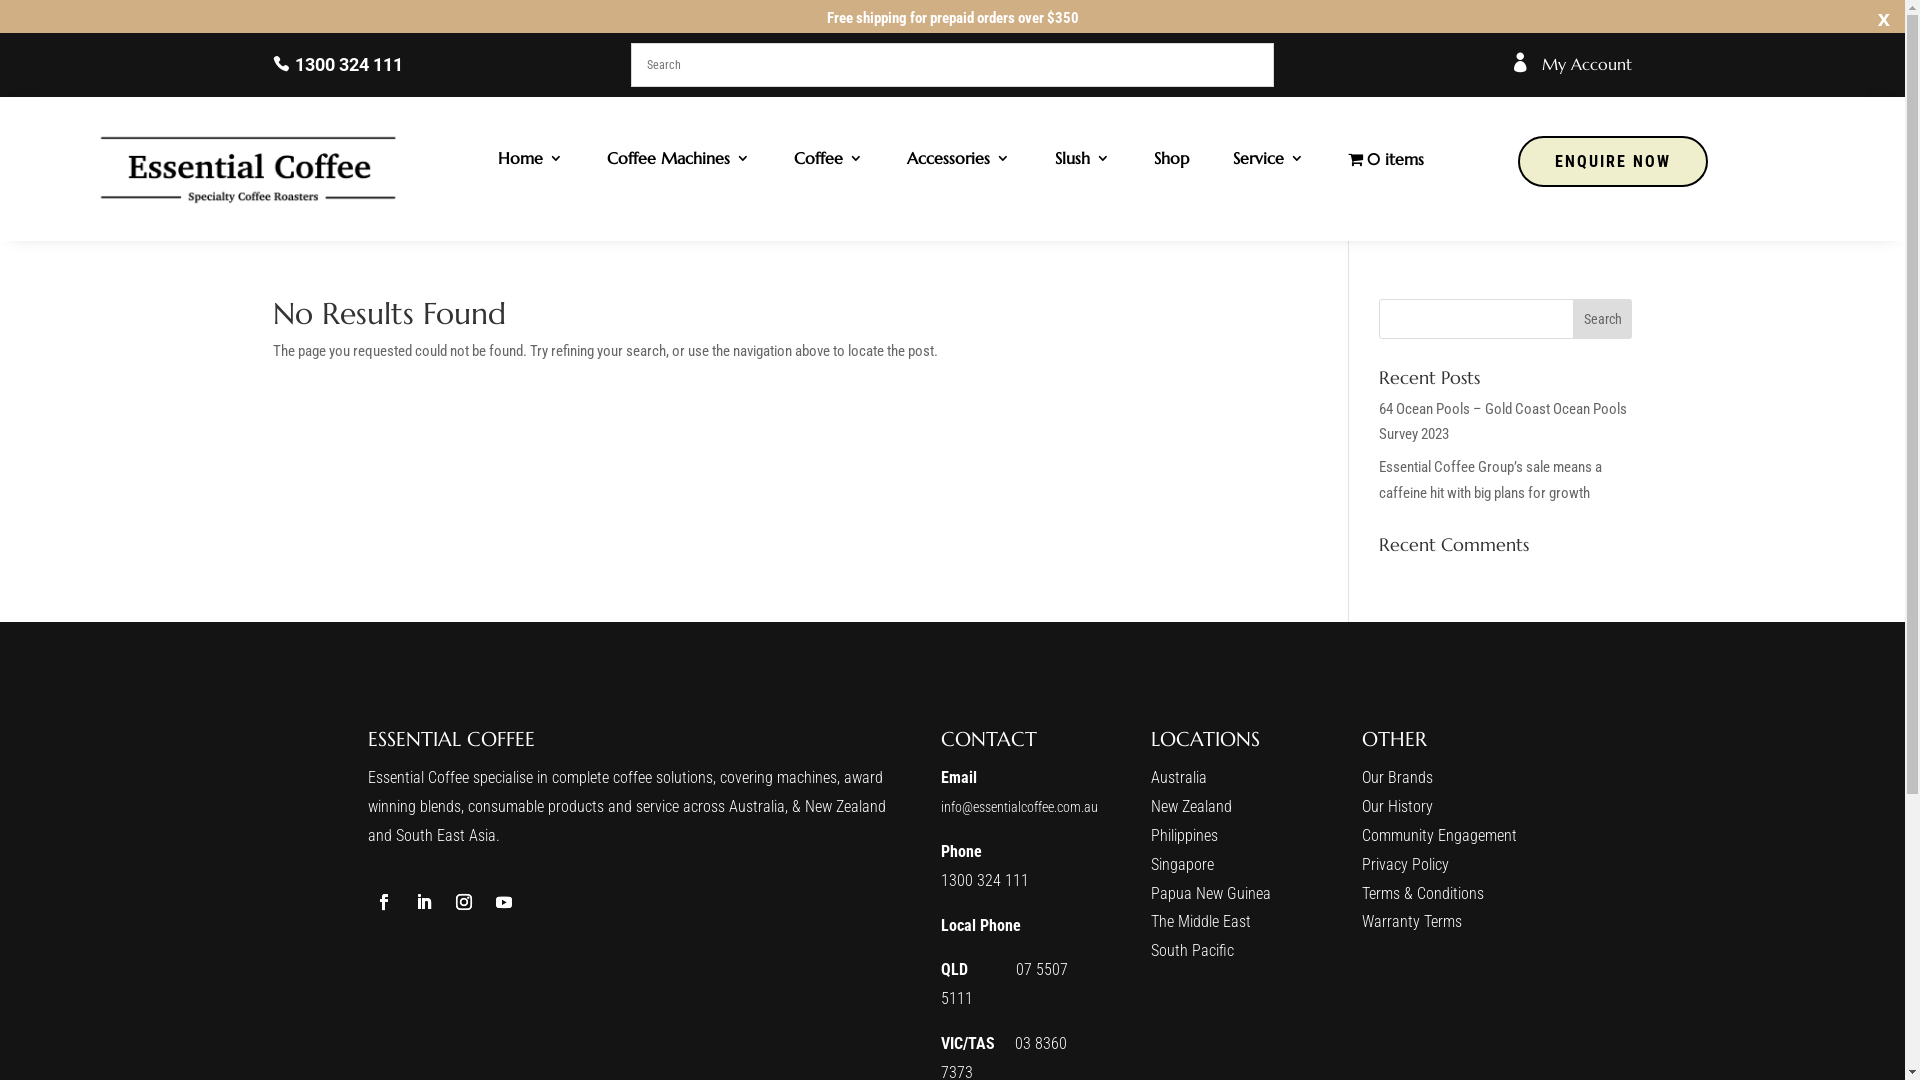 The image size is (1920, 1080). I want to click on 'Our Brands', so click(1396, 776).